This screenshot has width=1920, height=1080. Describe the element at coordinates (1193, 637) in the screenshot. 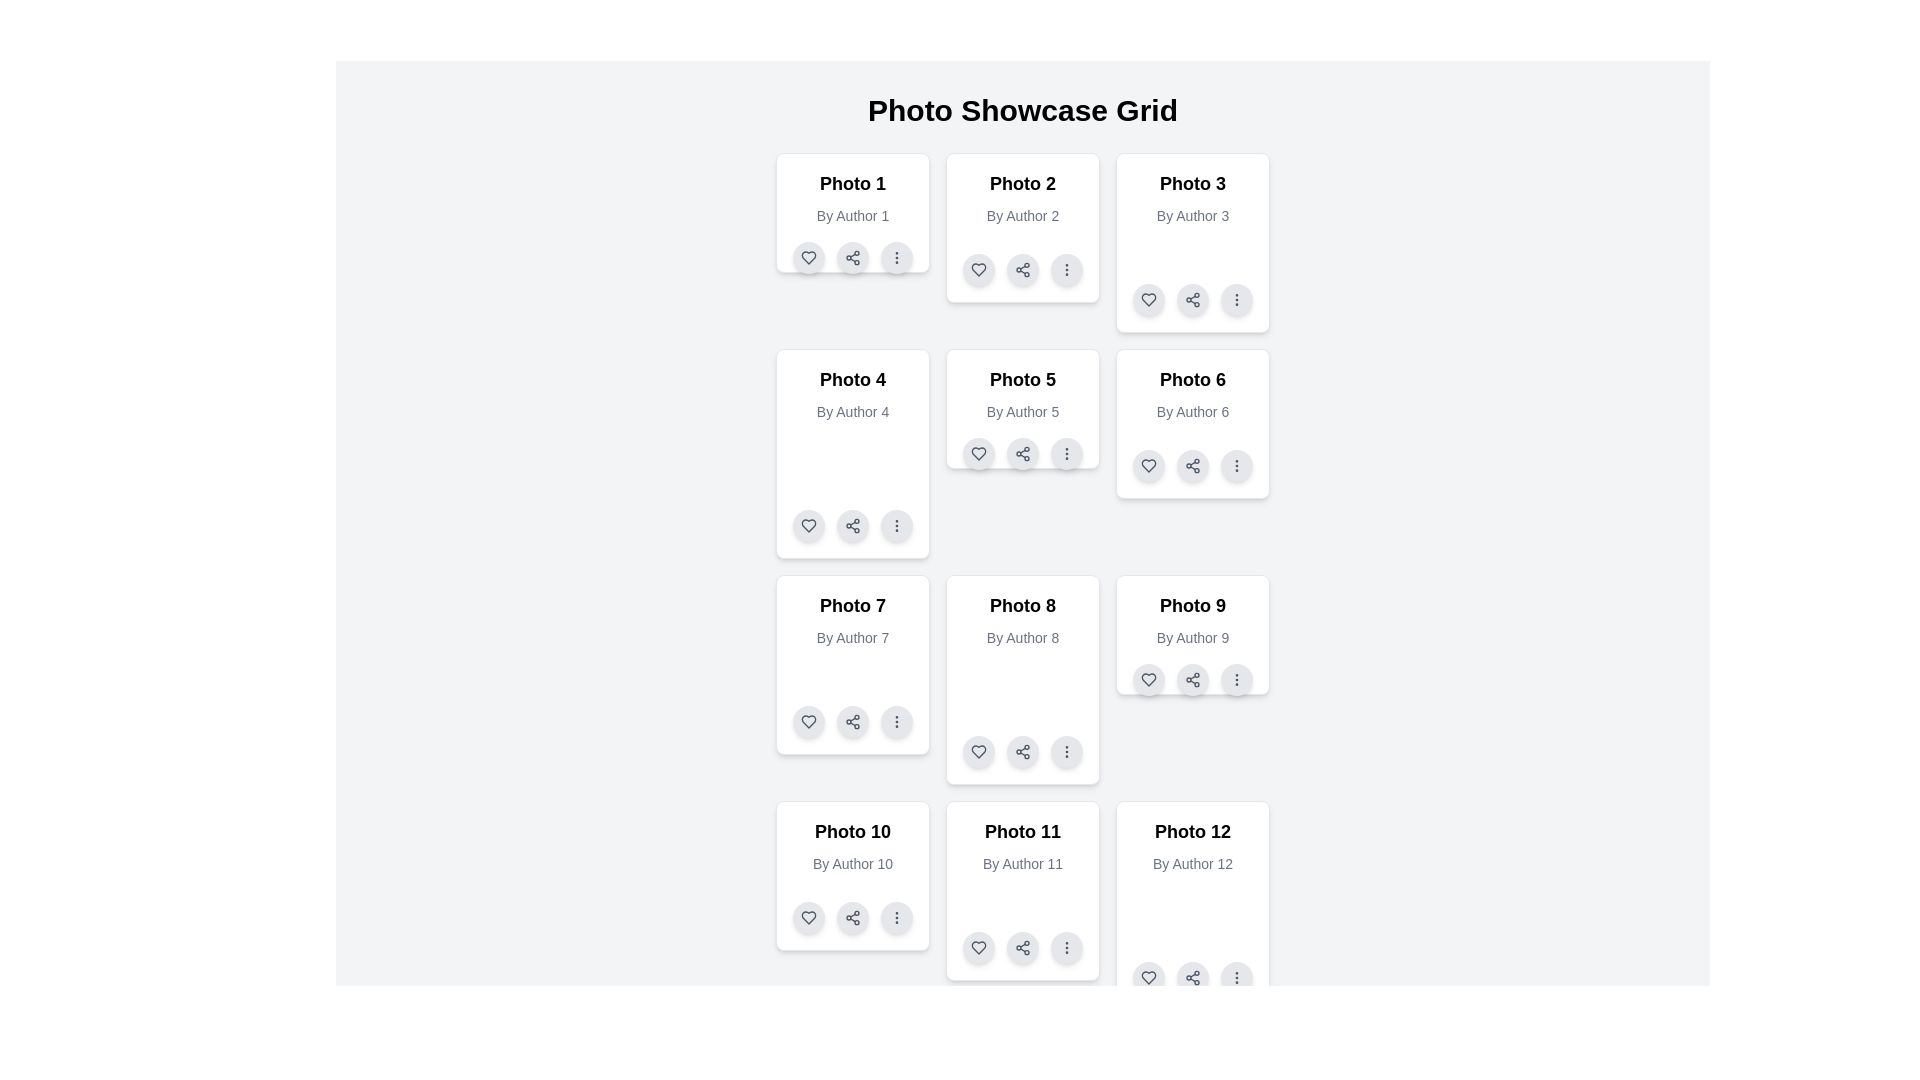

I see `the Text label providing attribution or author information located below the heading 'Photo 9' in the ninth card of the grid layout` at that location.